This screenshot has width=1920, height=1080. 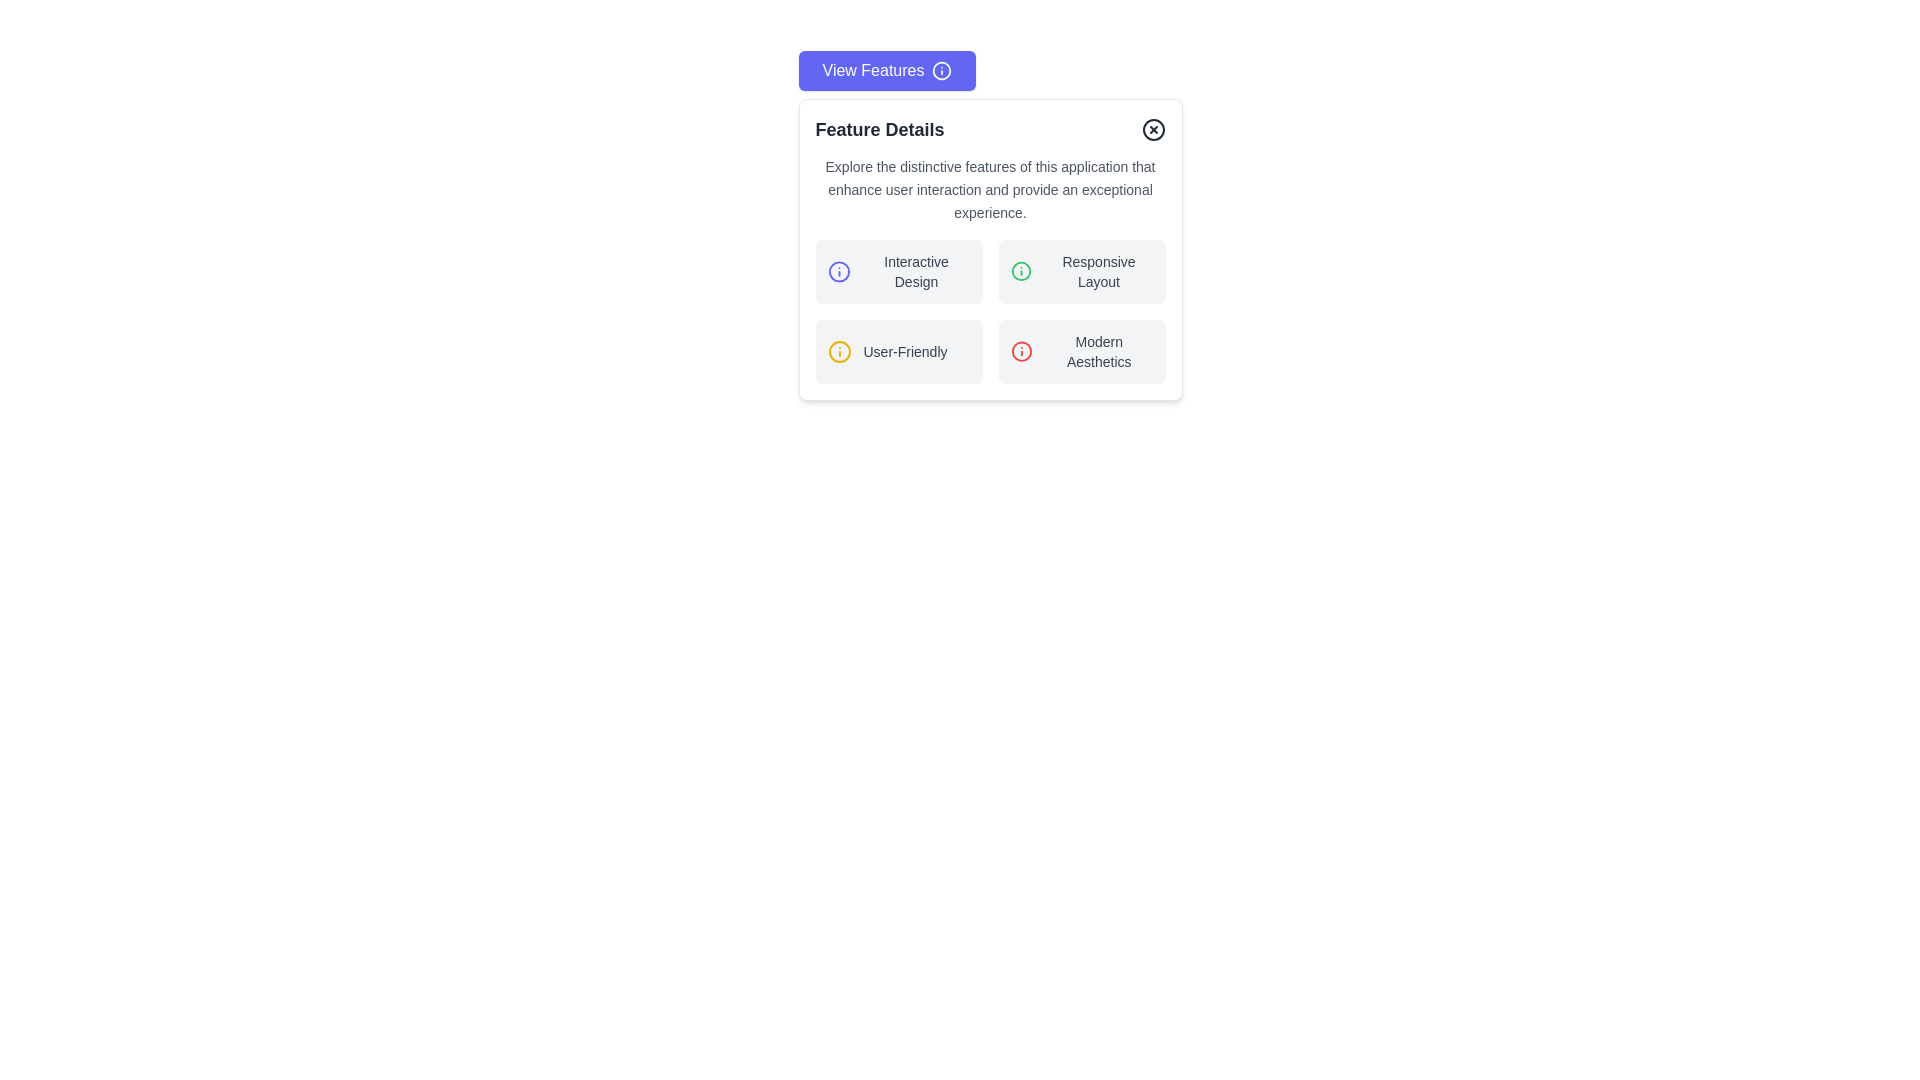 What do you see at coordinates (990, 249) in the screenshot?
I see `the modal that appears below the 'View Features' button, which has a white background and structured content` at bounding box center [990, 249].